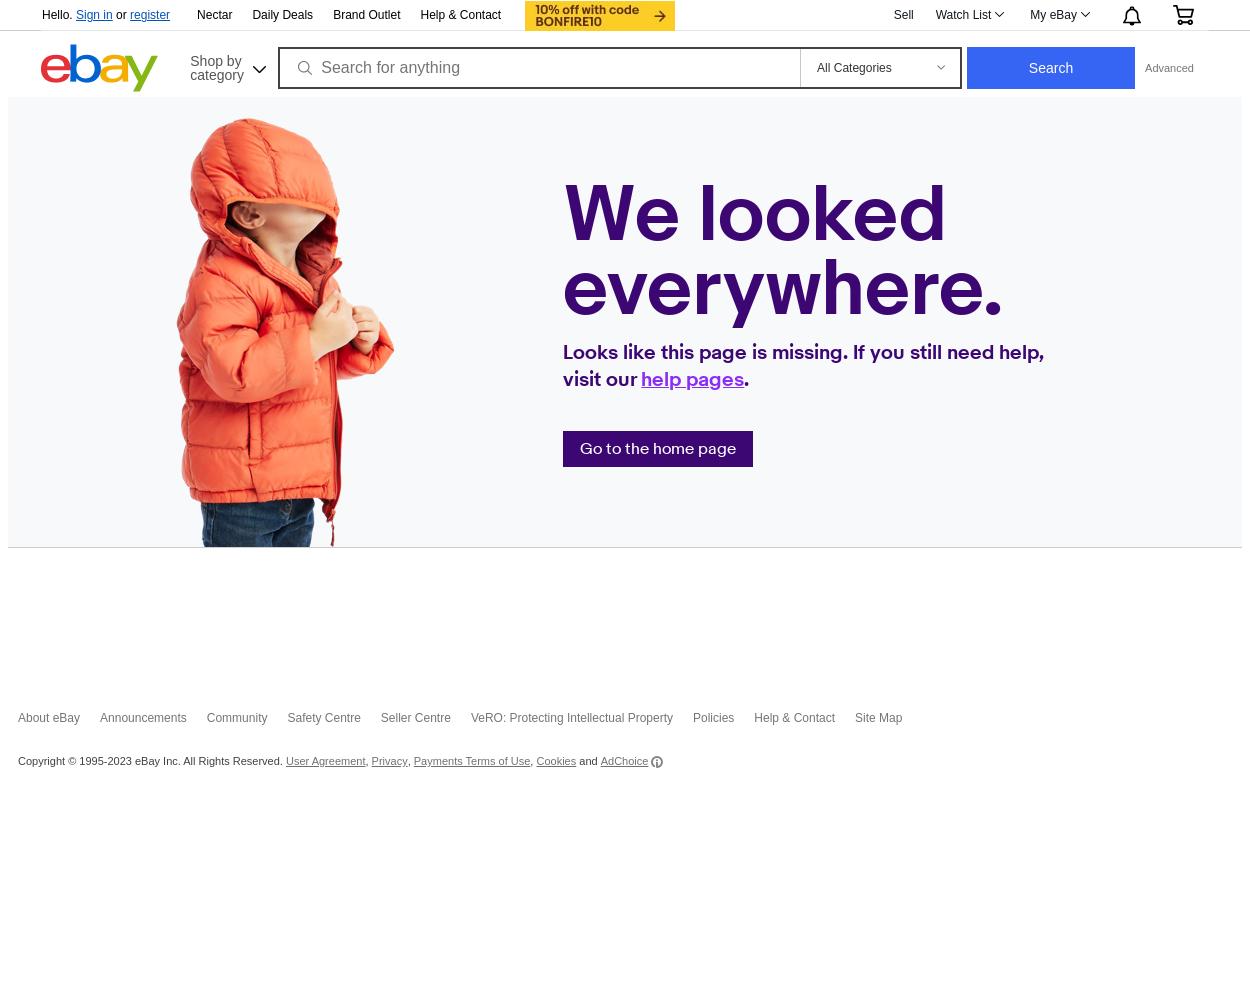 The width and height of the screenshot is (1250, 1000). What do you see at coordinates (322, 717) in the screenshot?
I see `'Safety Centre'` at bounding box center [322, 717].